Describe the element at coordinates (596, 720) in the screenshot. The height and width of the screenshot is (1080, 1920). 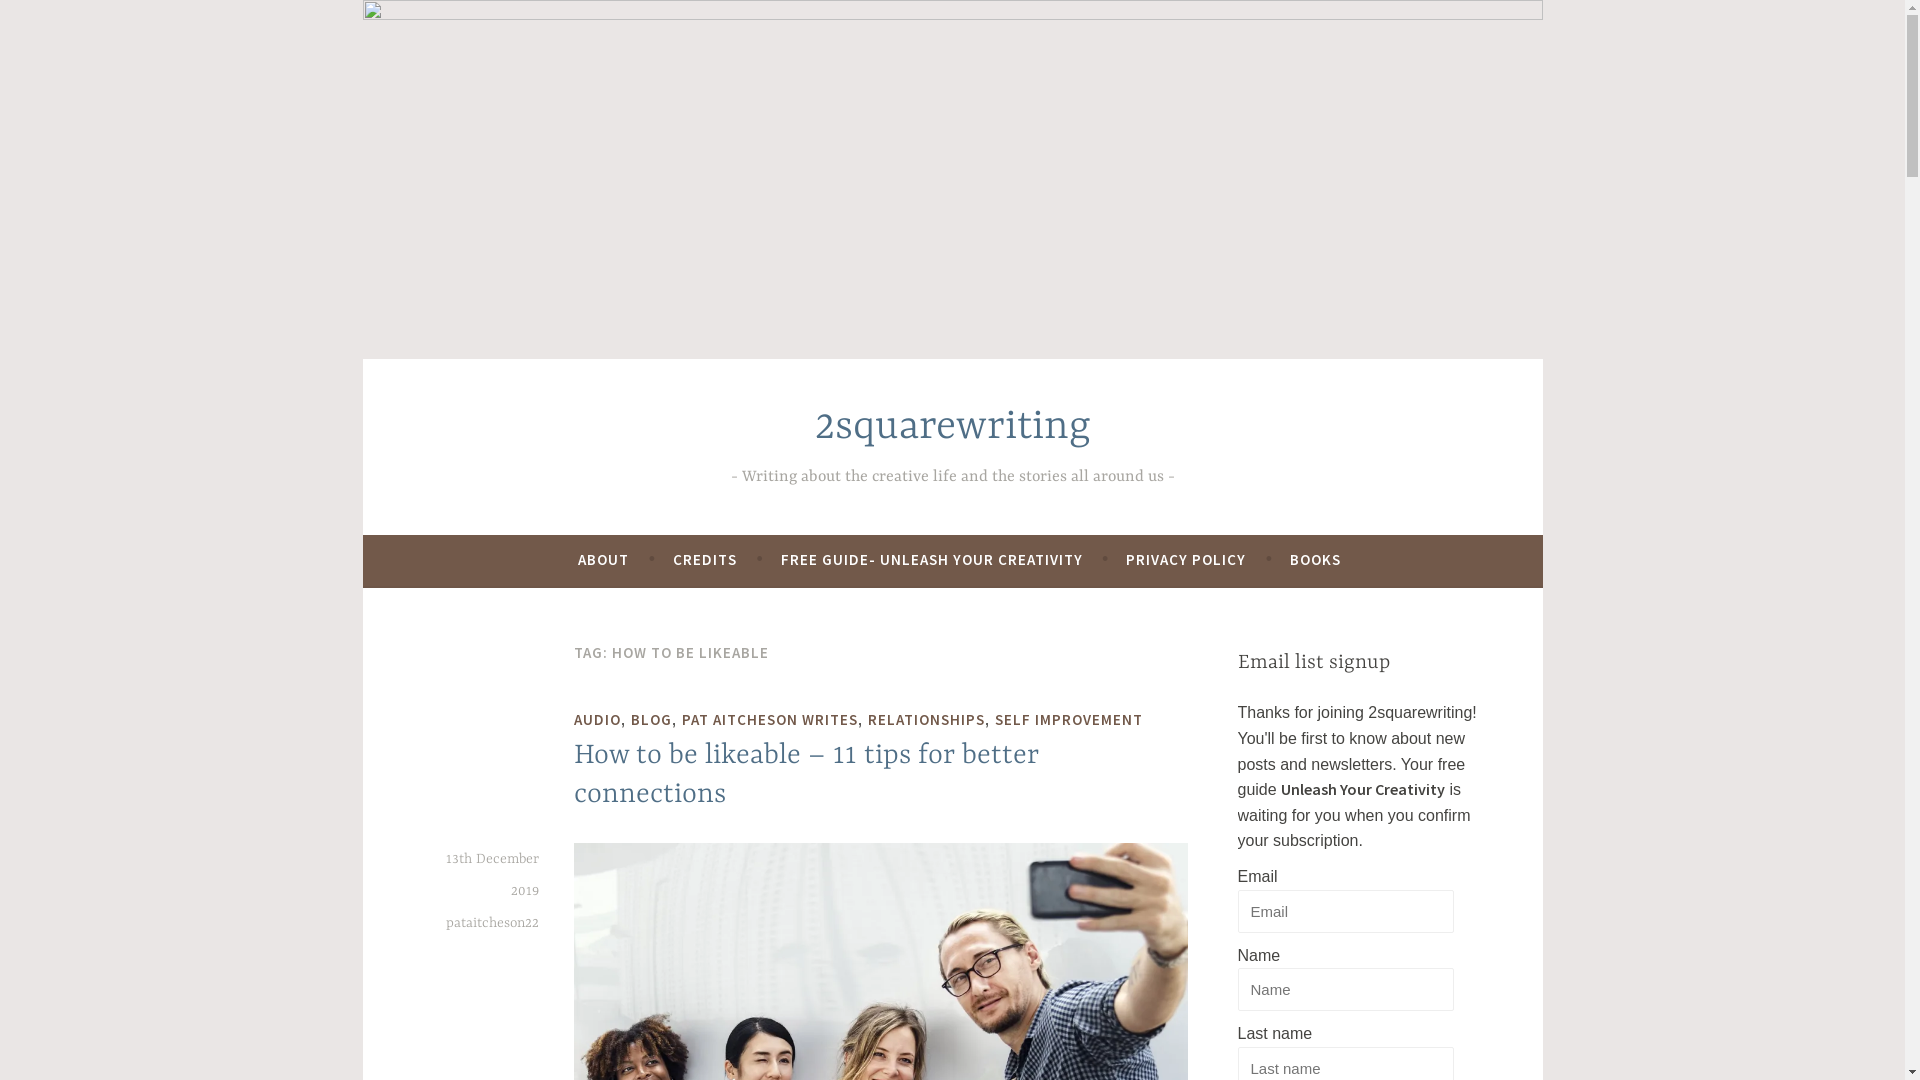
I see `'AUDIO'` at that location.